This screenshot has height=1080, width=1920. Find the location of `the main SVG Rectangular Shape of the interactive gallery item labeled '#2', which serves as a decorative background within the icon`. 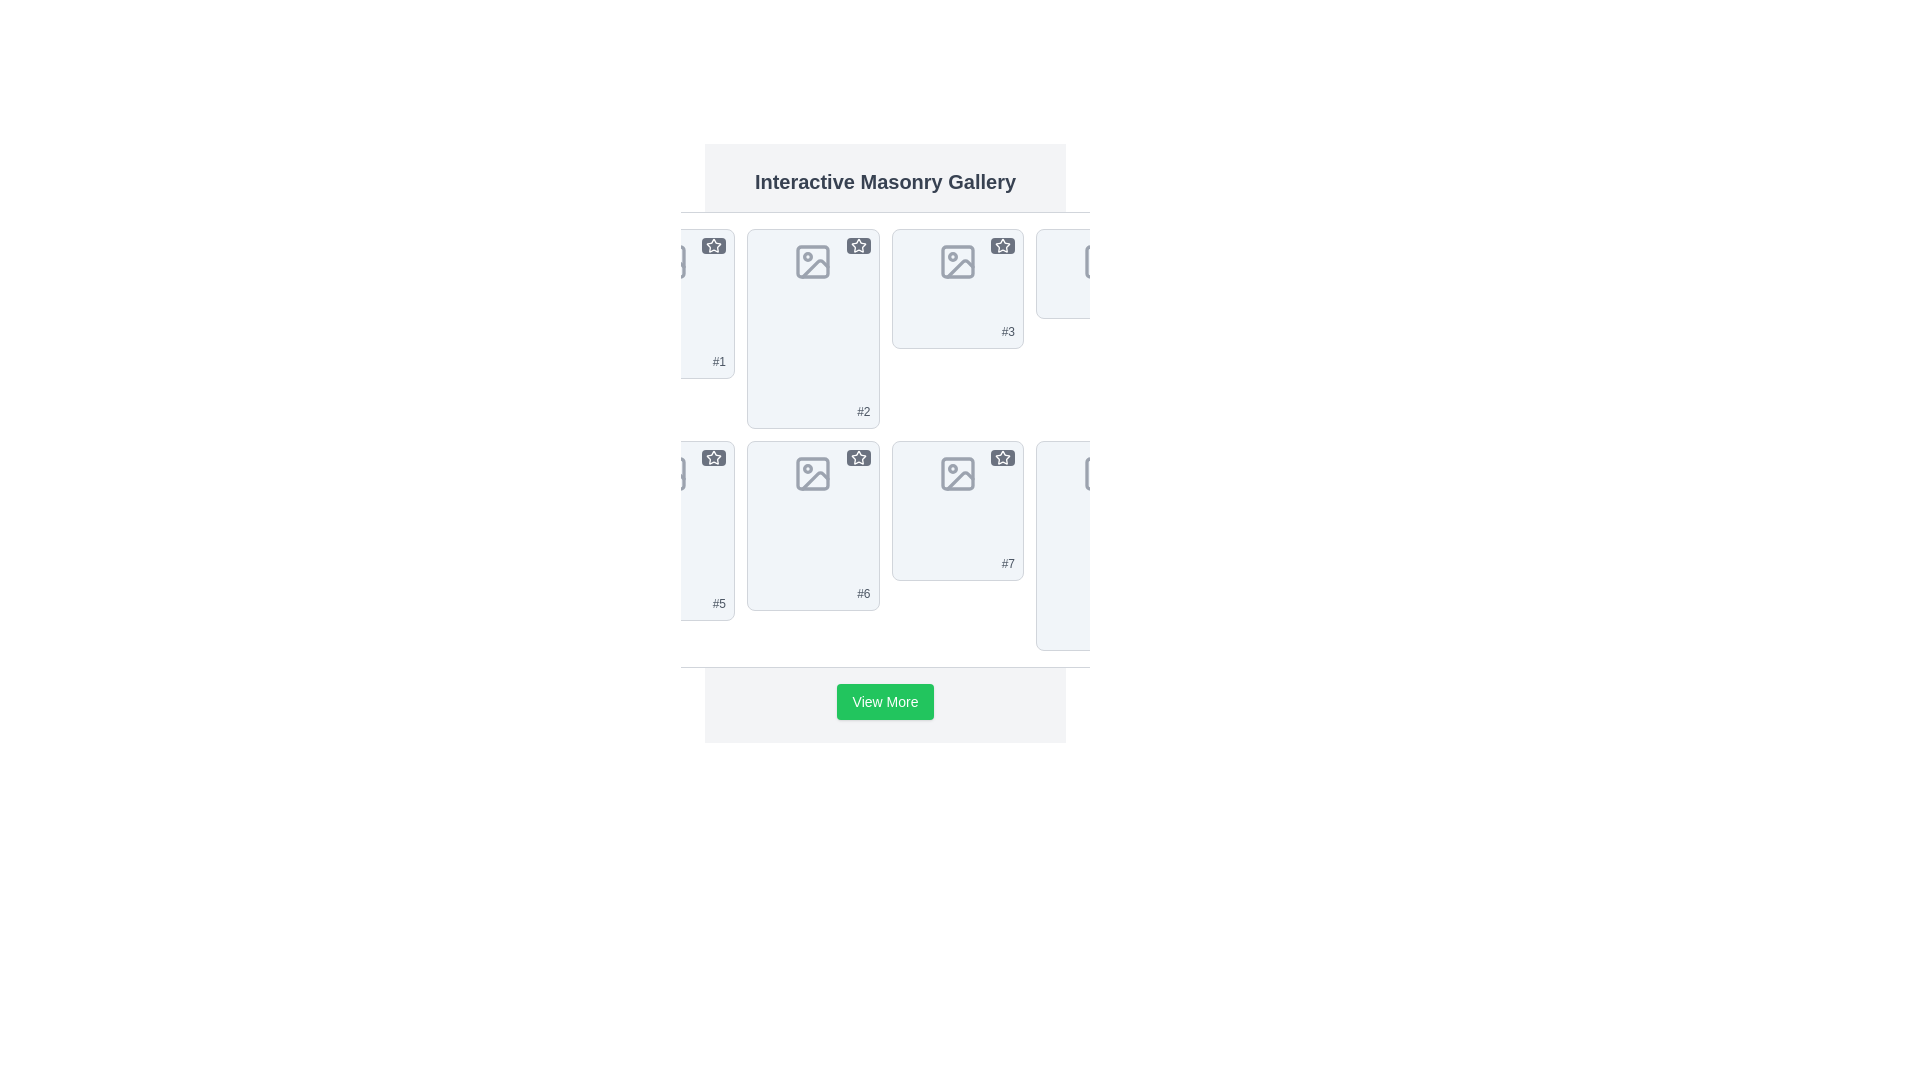

the main SVG Rectangular Shape of the interactive gallery item labeled '#2', which serves as a decorative background within the icon is located at coordinates (813, 261).